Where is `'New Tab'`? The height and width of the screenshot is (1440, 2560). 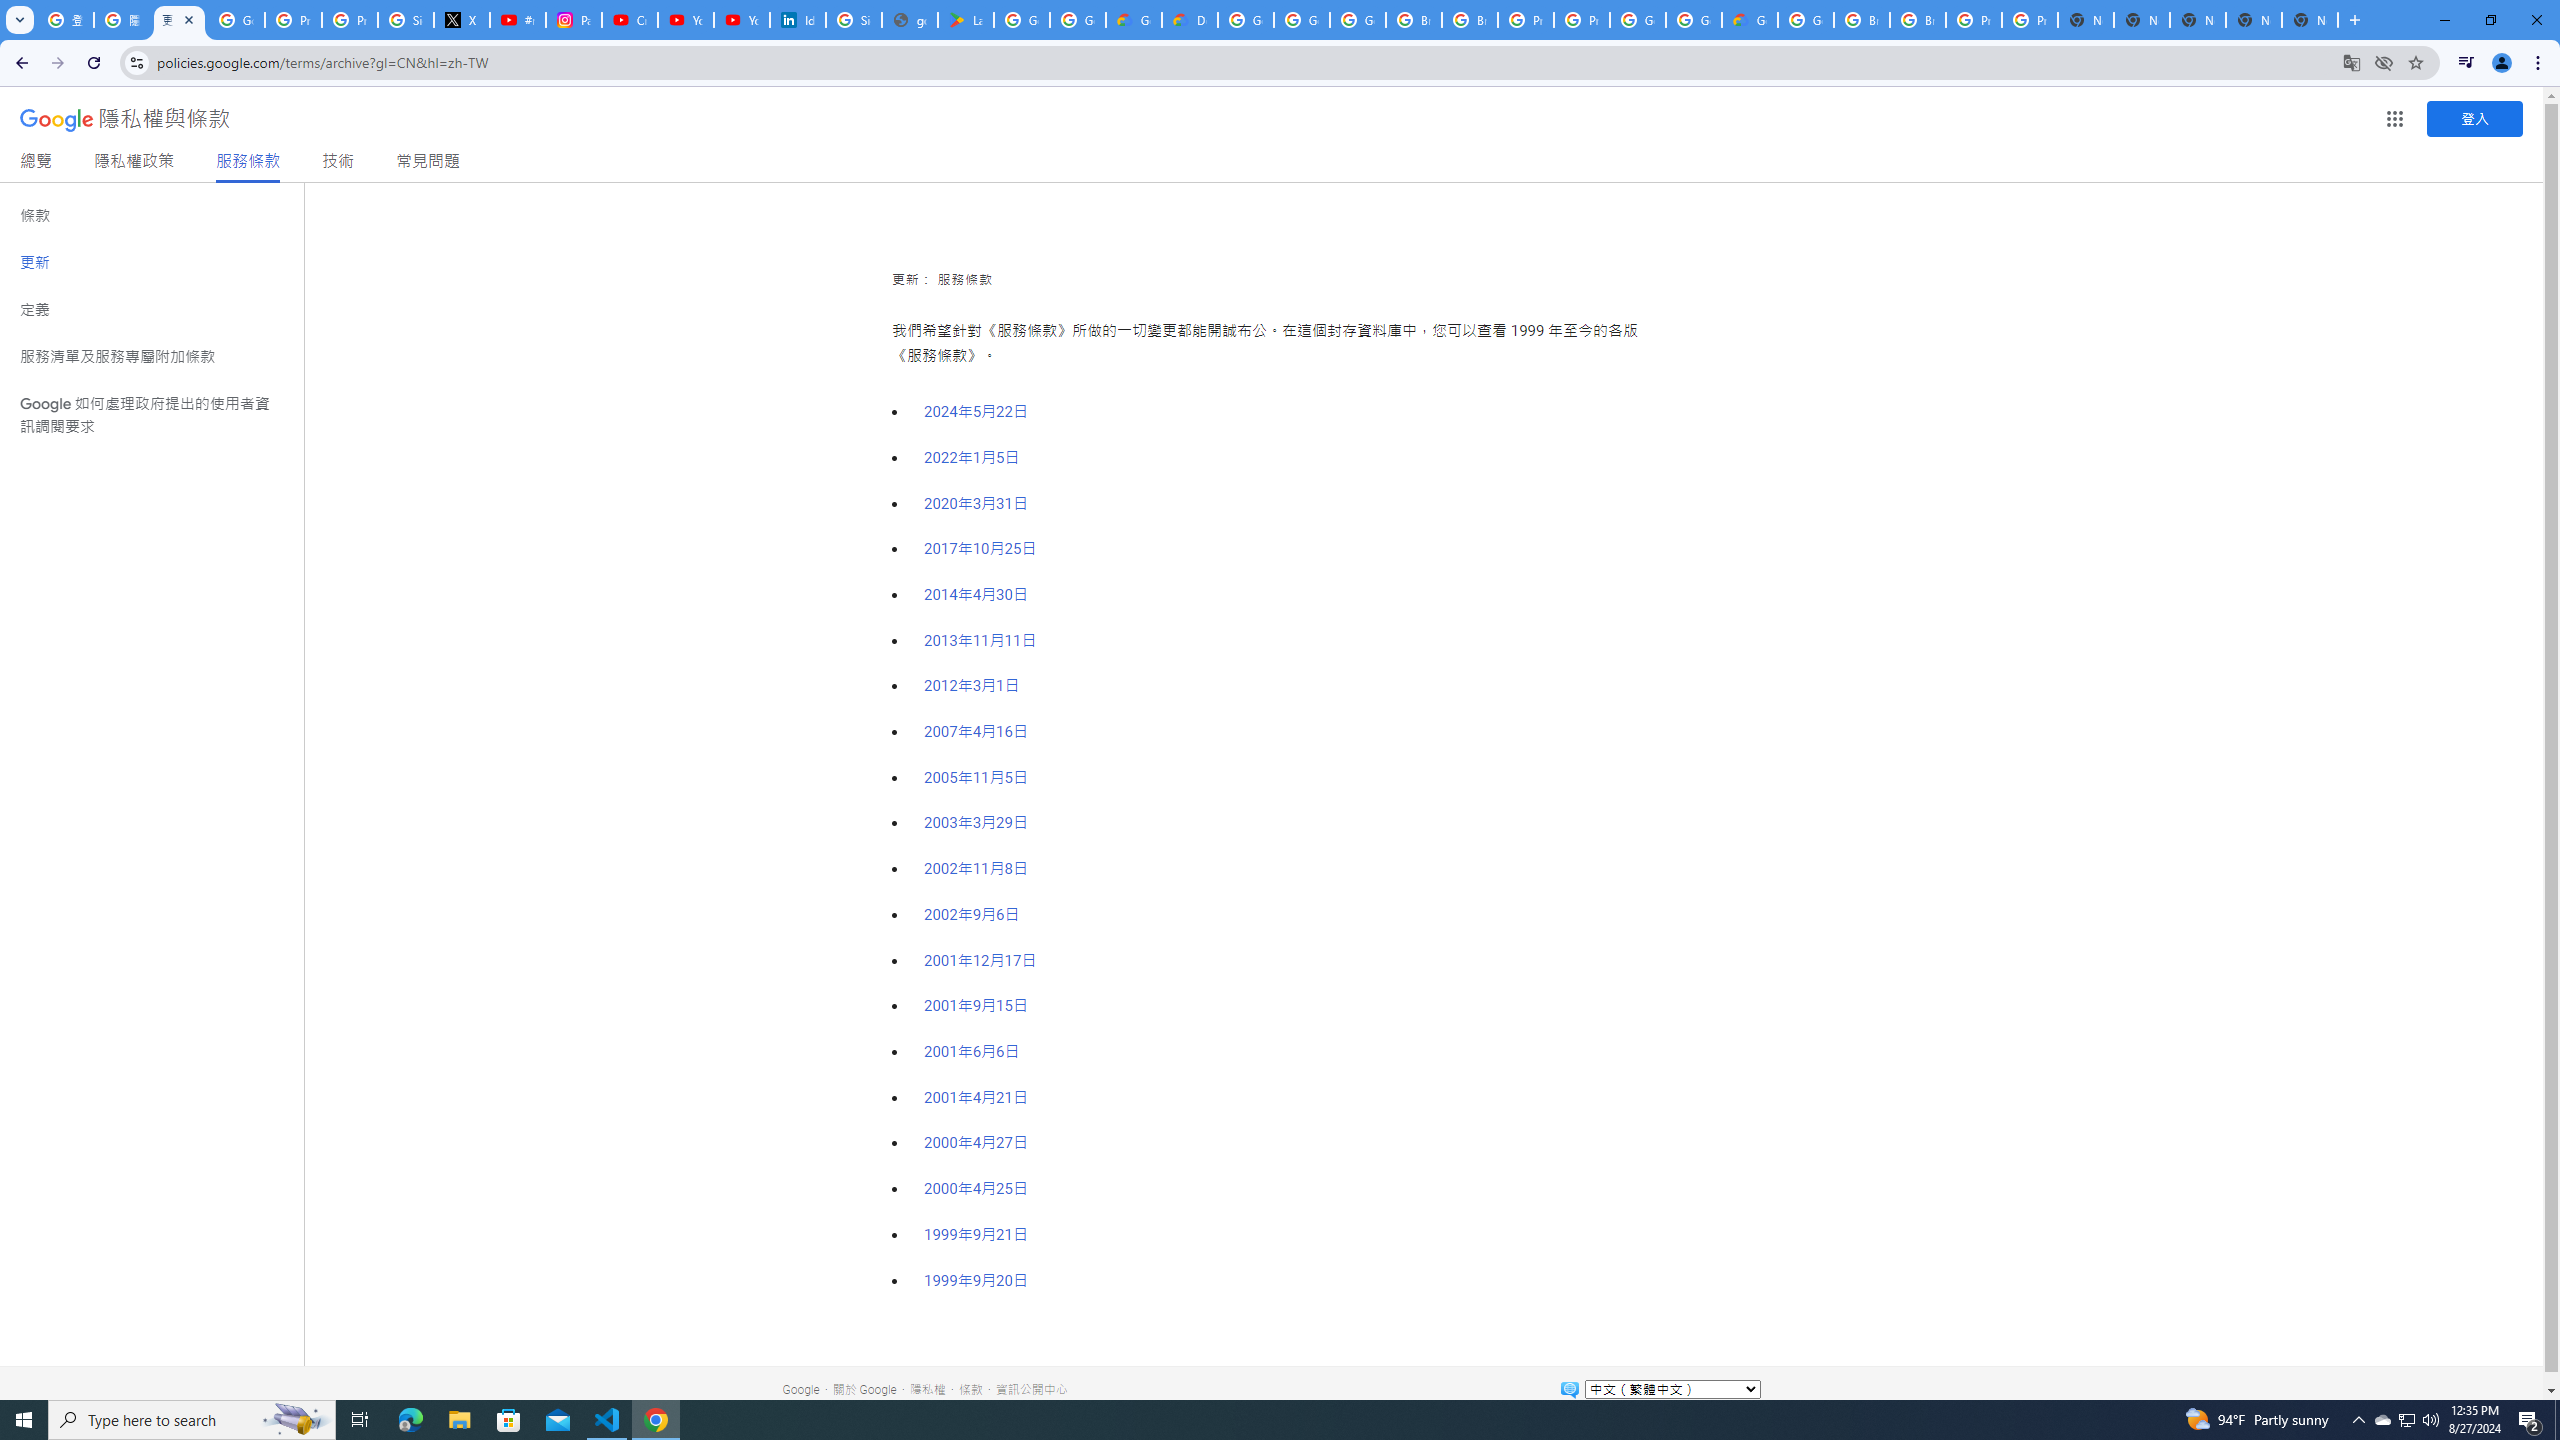
'New Tab' is located at coordinates (2310, 19).